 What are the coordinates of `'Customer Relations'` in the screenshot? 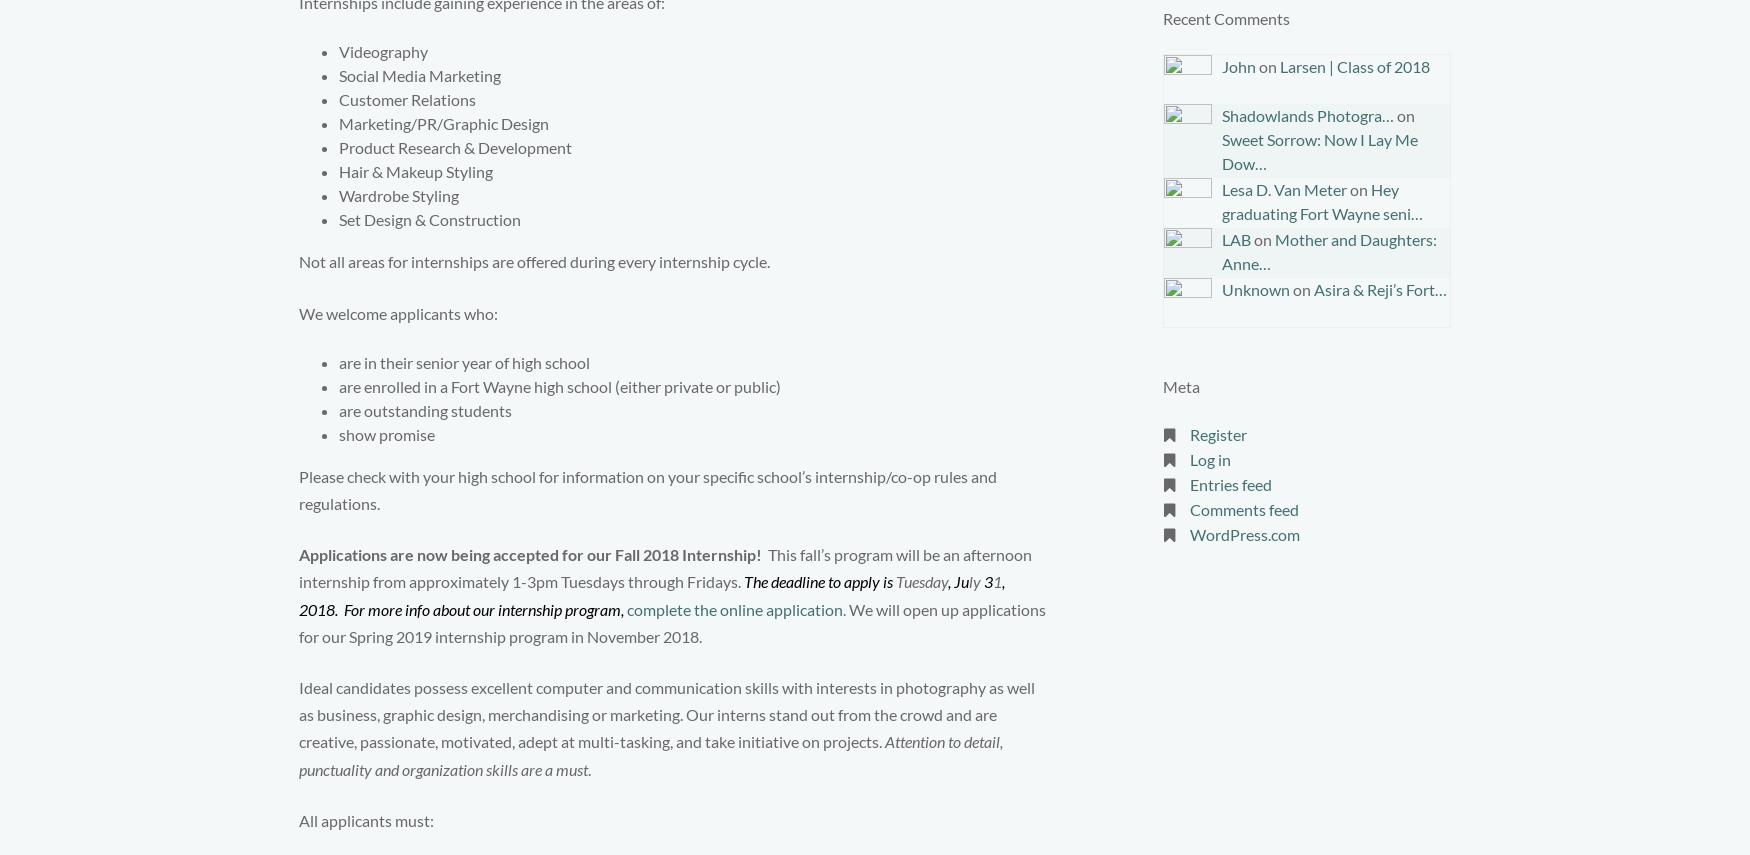 It's located at (406, 99).